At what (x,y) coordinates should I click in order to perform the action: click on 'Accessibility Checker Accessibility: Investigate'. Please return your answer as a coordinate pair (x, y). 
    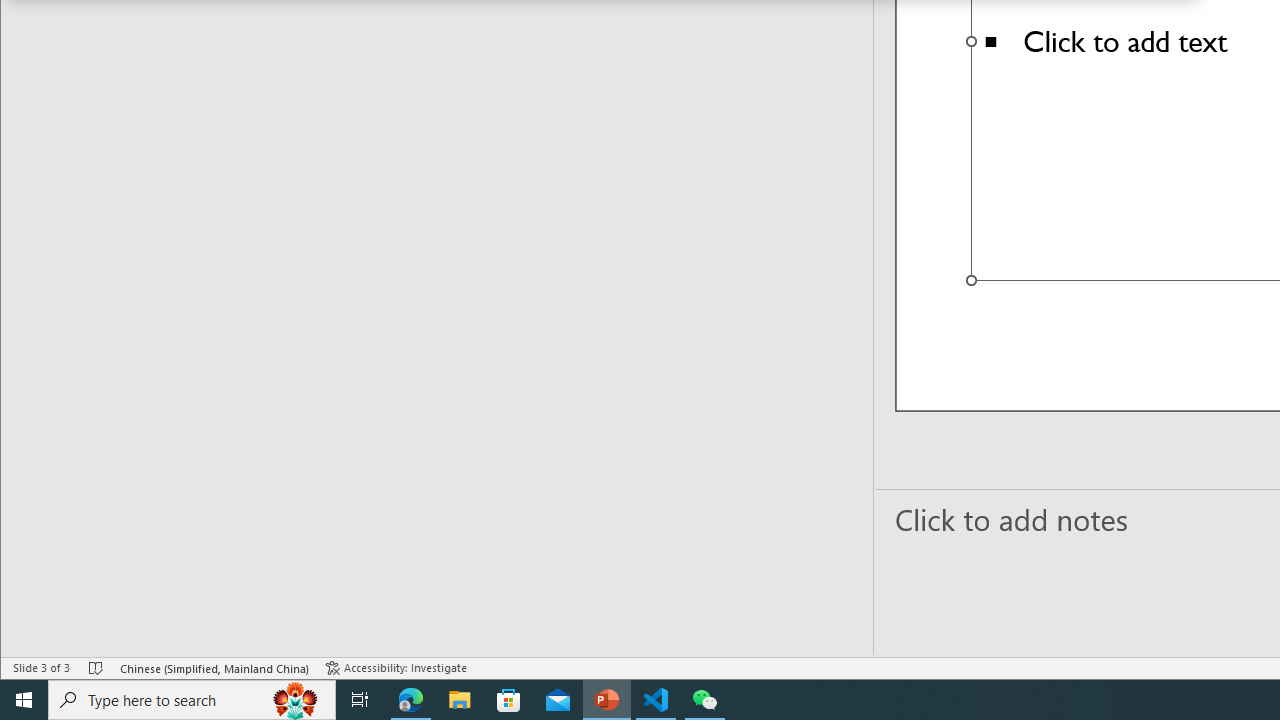
    Looking at the image, I should click on (396, 668).